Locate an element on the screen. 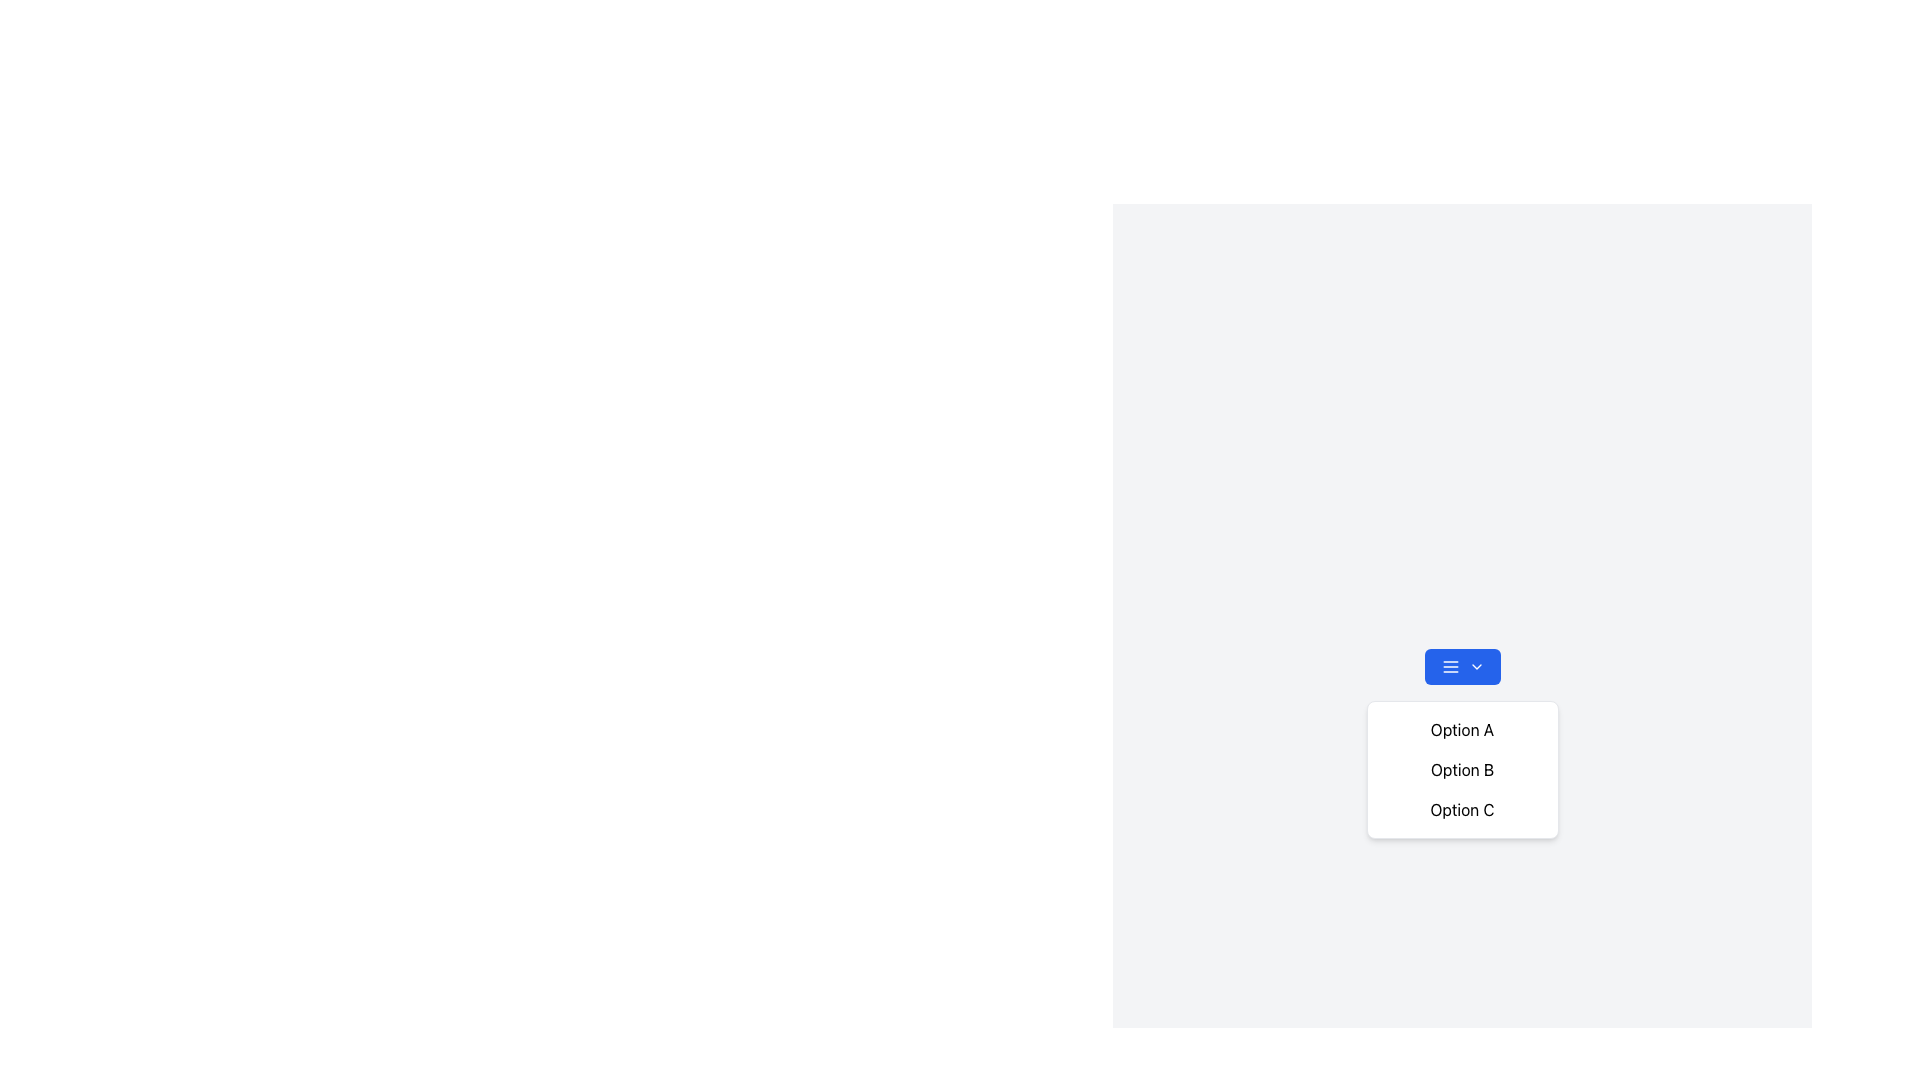 The width and height of the screenshot is (1920, 1080). the Dropdown list item displaying 'Option B' is located at coordinates (1462, 769).